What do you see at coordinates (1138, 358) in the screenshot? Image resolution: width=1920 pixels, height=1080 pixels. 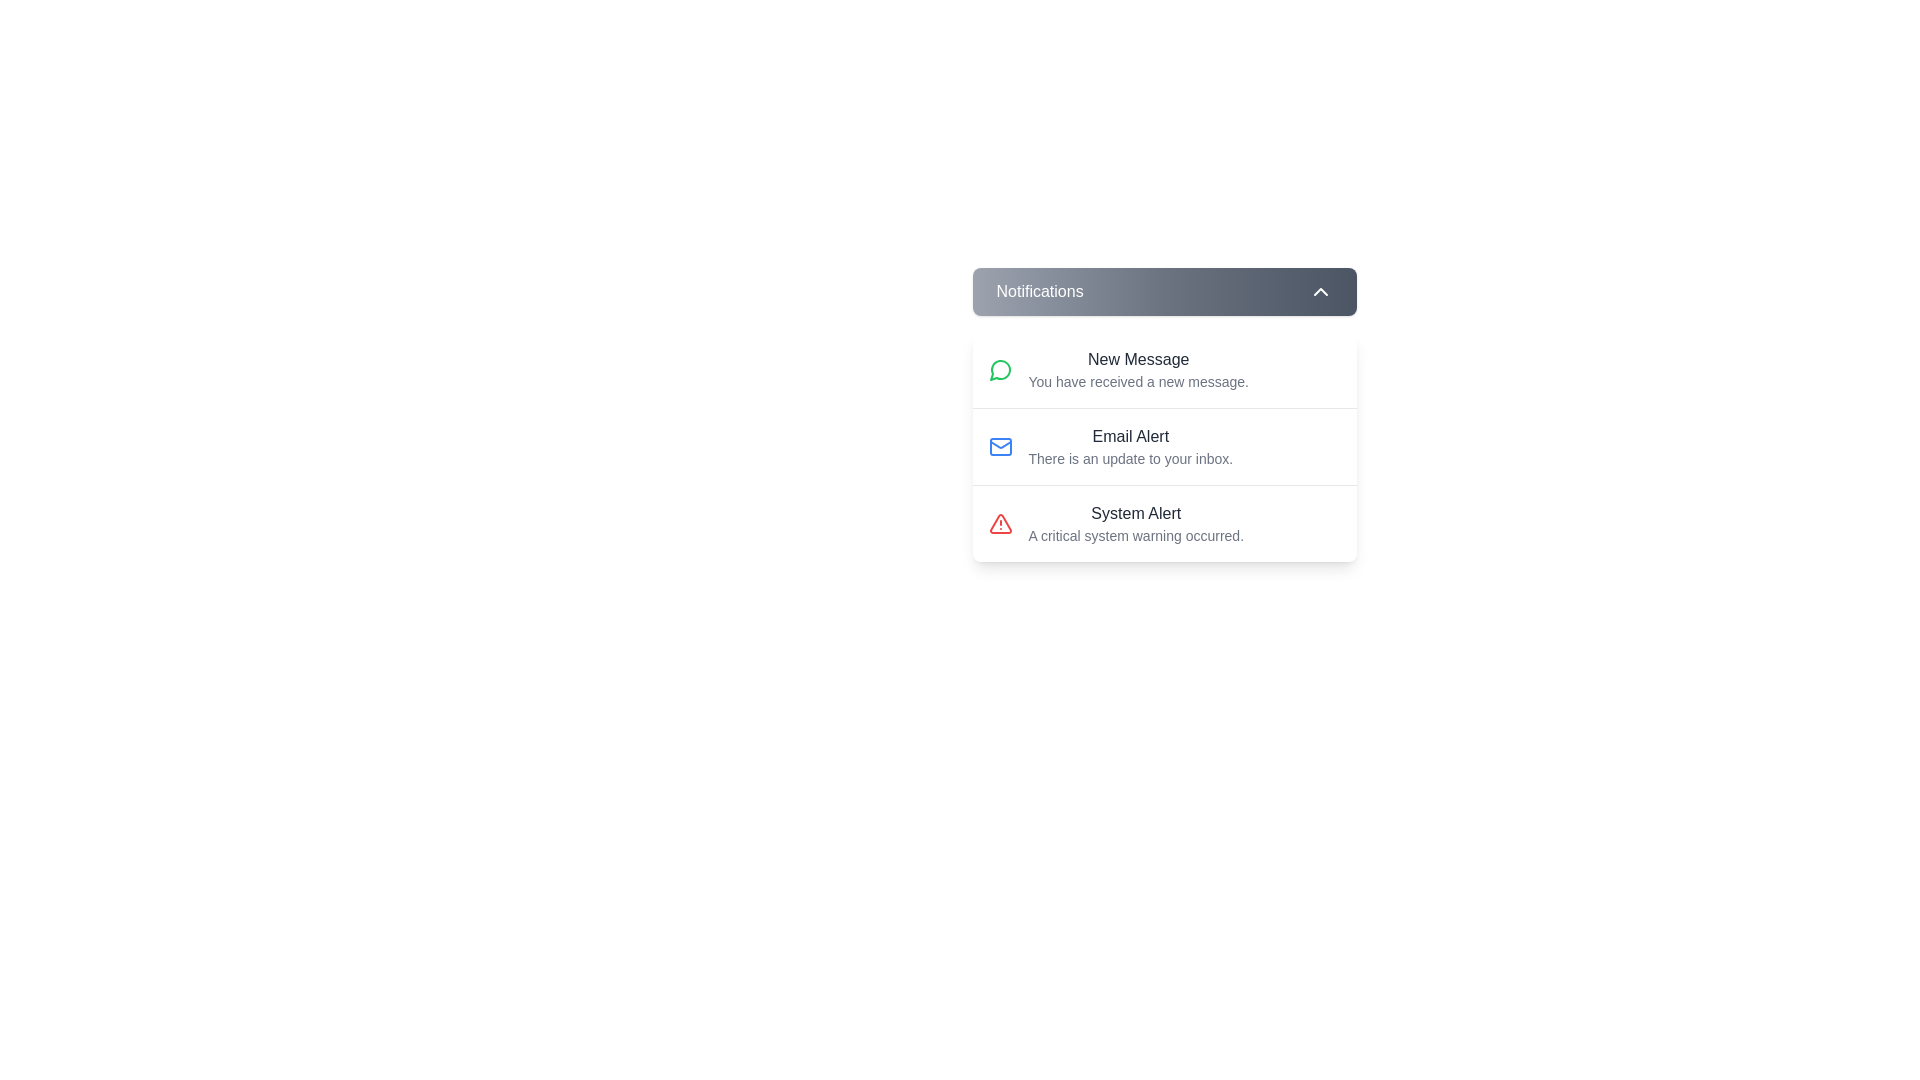 I see `the text label that signifies the title of a new notification alert, located at the top of the first notification item in the notifications dropdown` at bounding box center [1138, 358].